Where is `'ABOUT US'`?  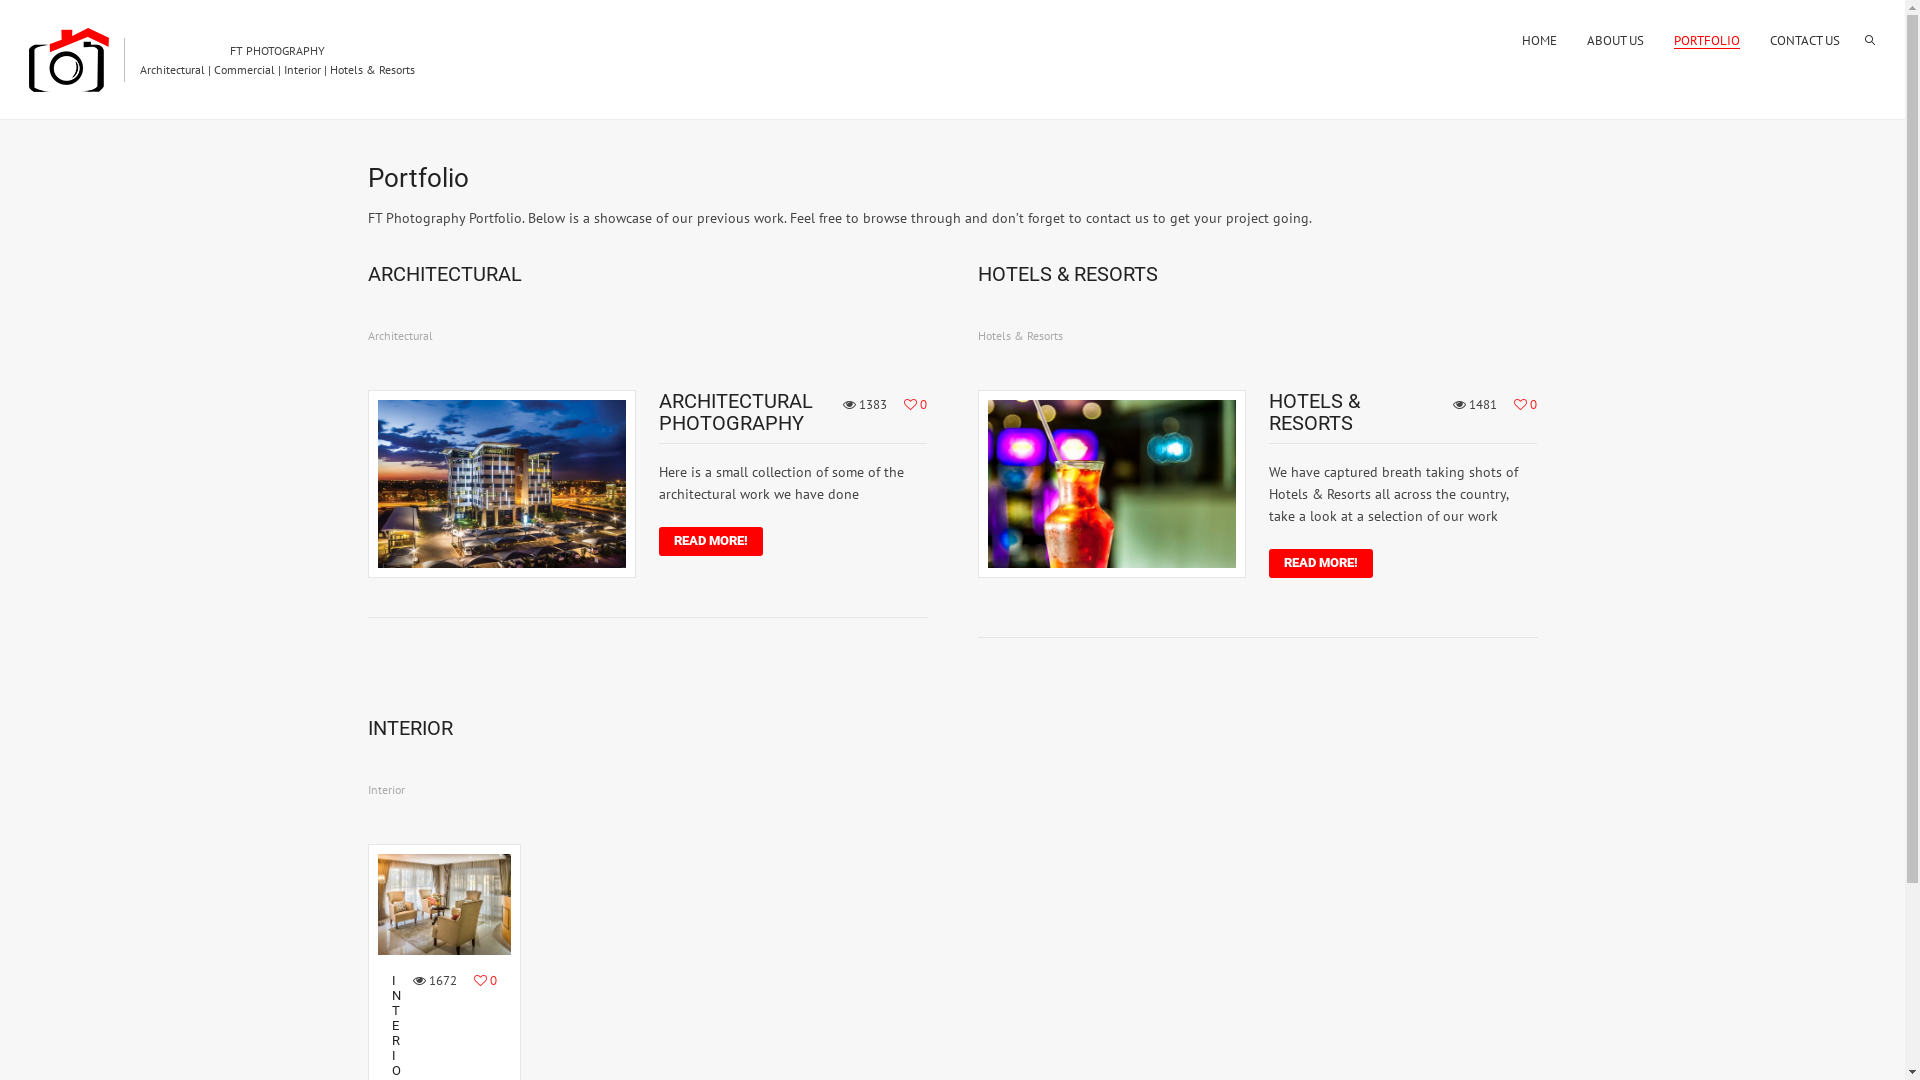 'ABOUT US' is located at coordinates (1586, 40).